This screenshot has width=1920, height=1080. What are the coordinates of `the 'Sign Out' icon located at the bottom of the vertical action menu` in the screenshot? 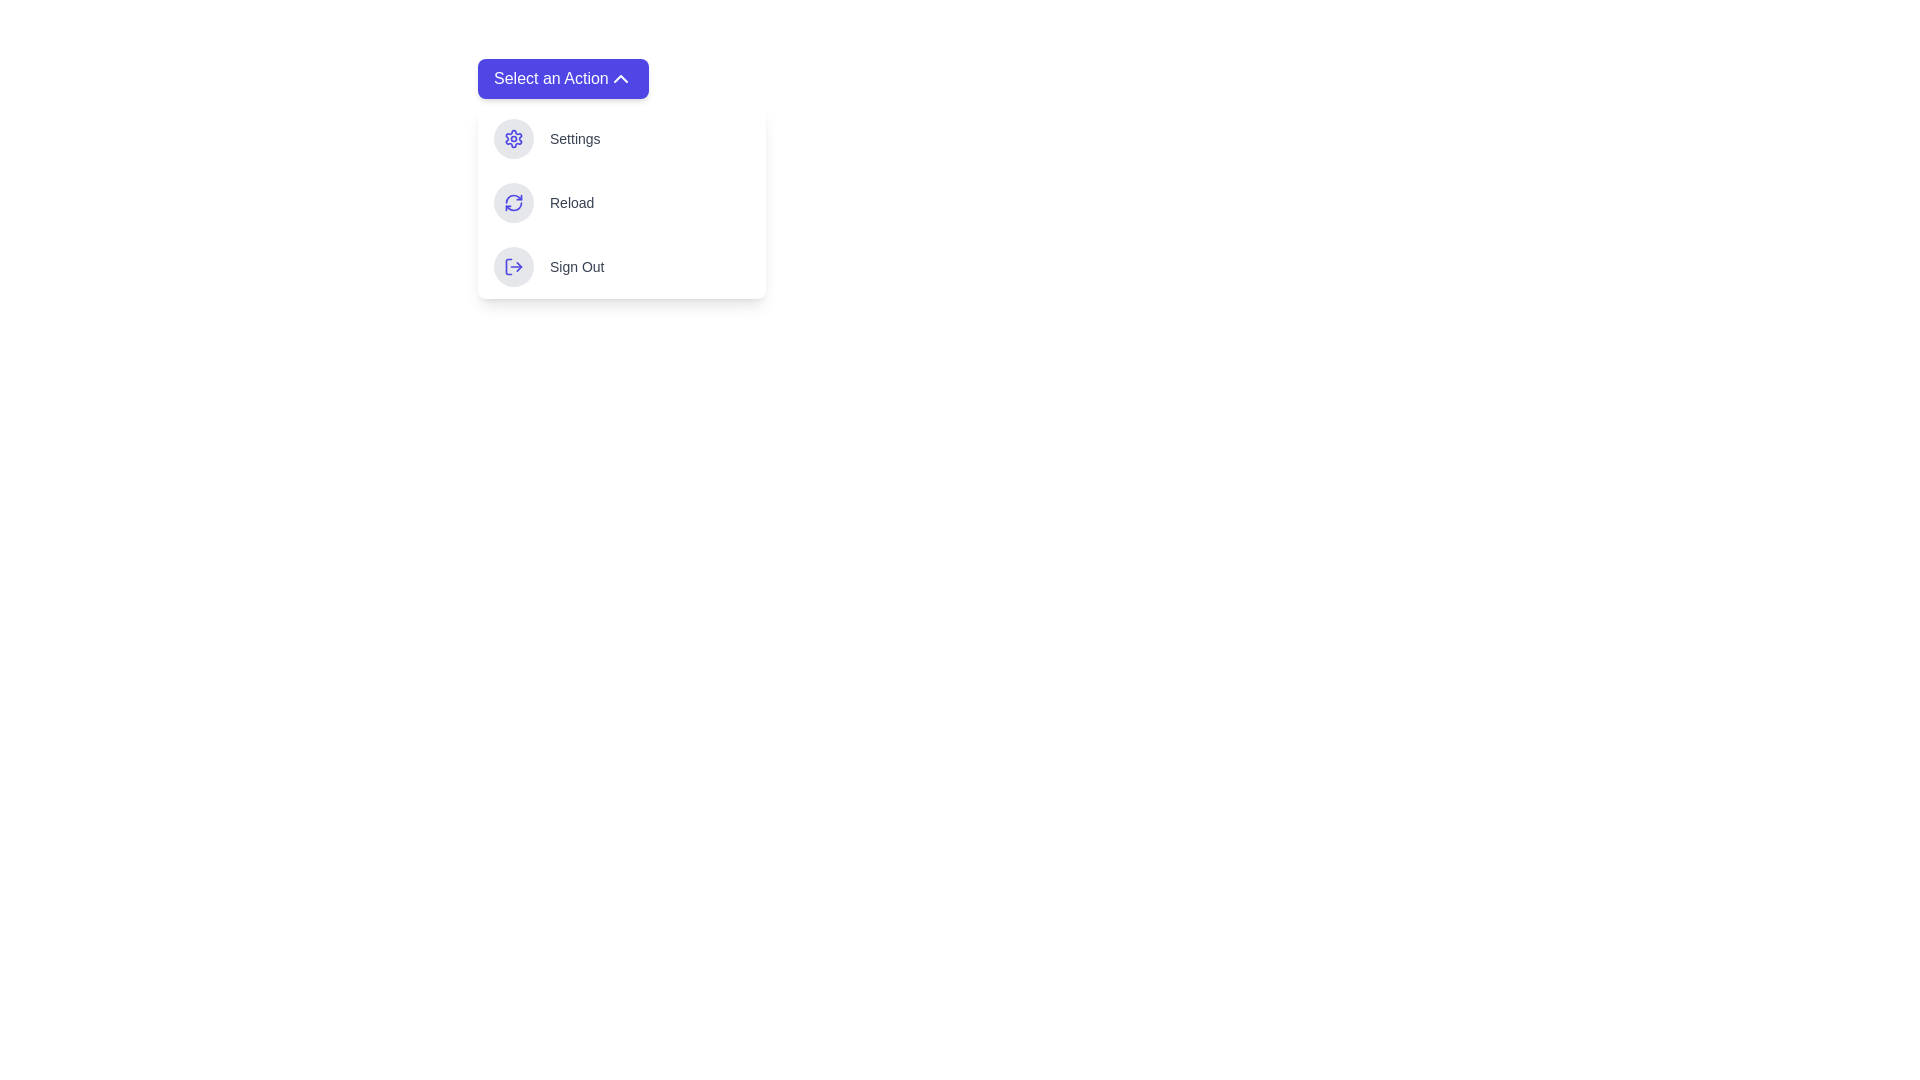 It's located at (513, 265).